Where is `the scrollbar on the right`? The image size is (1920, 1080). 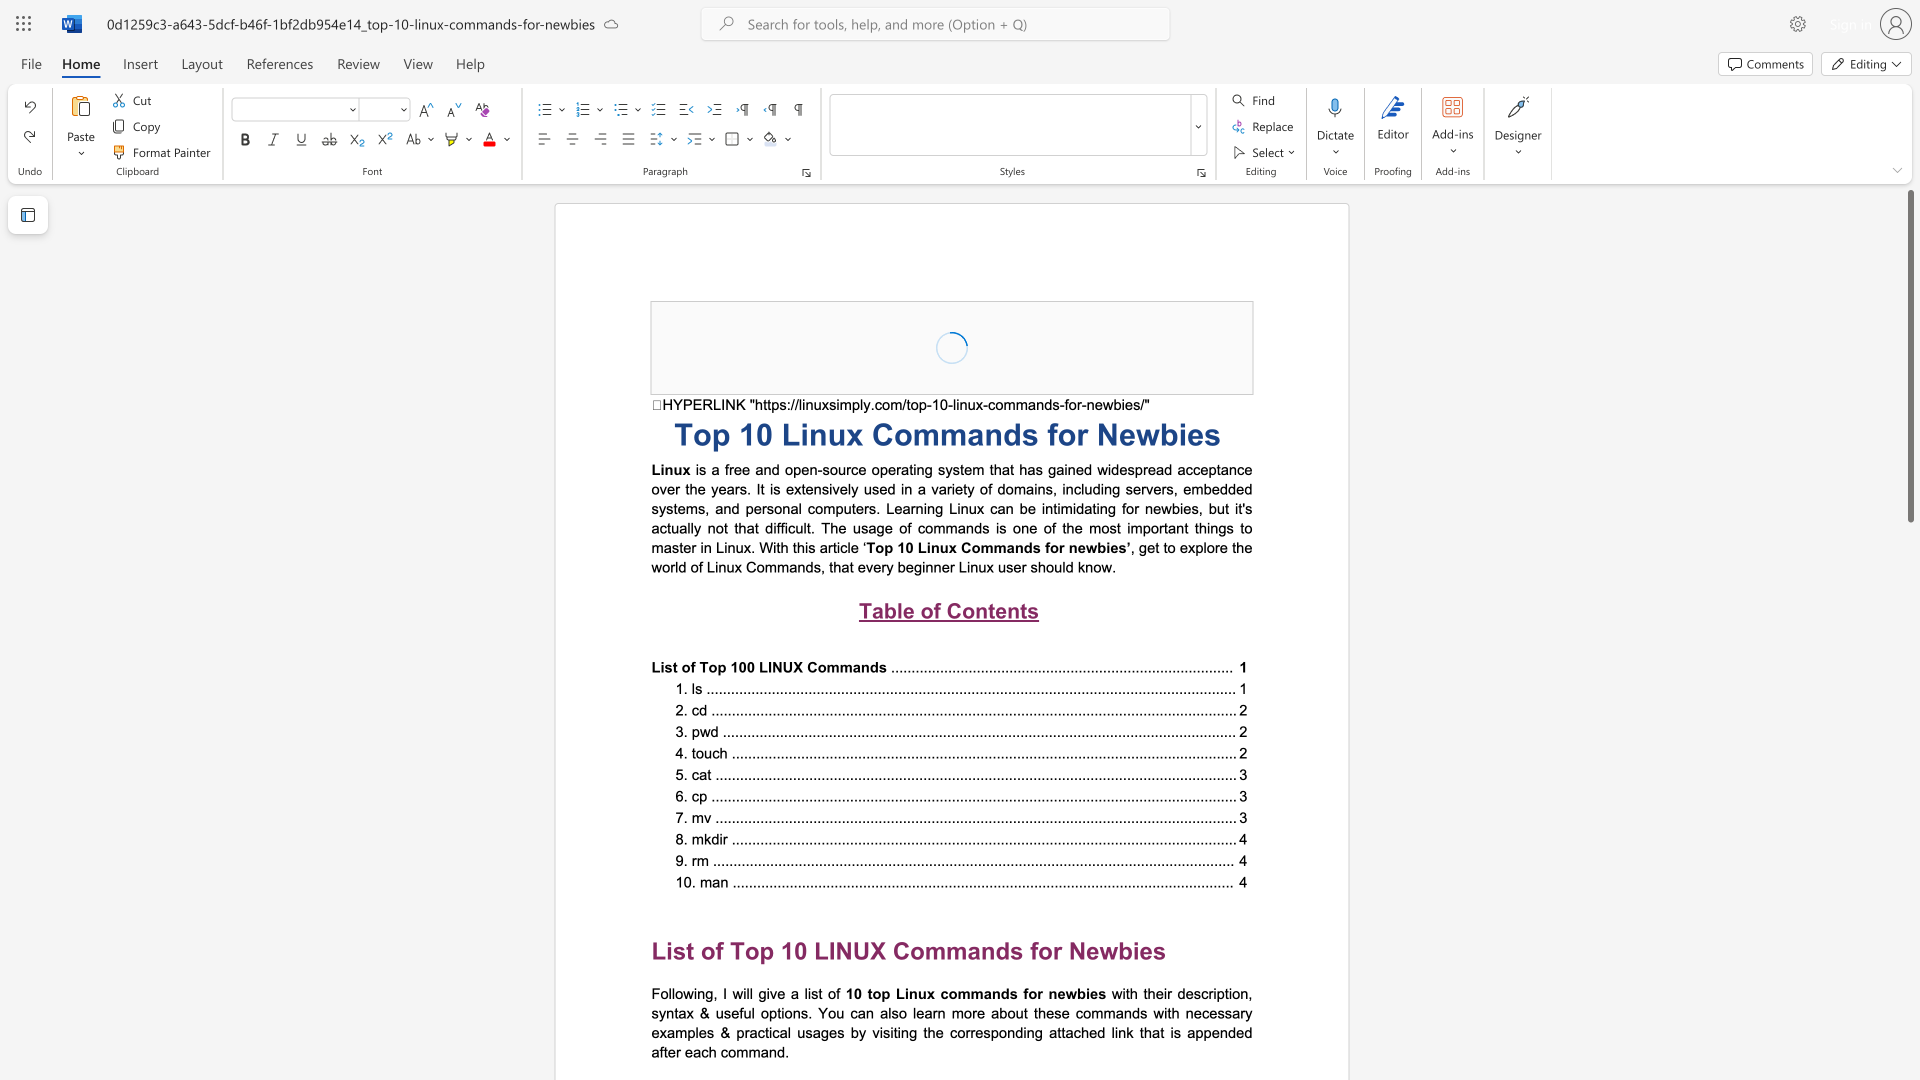
the scrollbar on the right is located at coordinates (1909, 570).